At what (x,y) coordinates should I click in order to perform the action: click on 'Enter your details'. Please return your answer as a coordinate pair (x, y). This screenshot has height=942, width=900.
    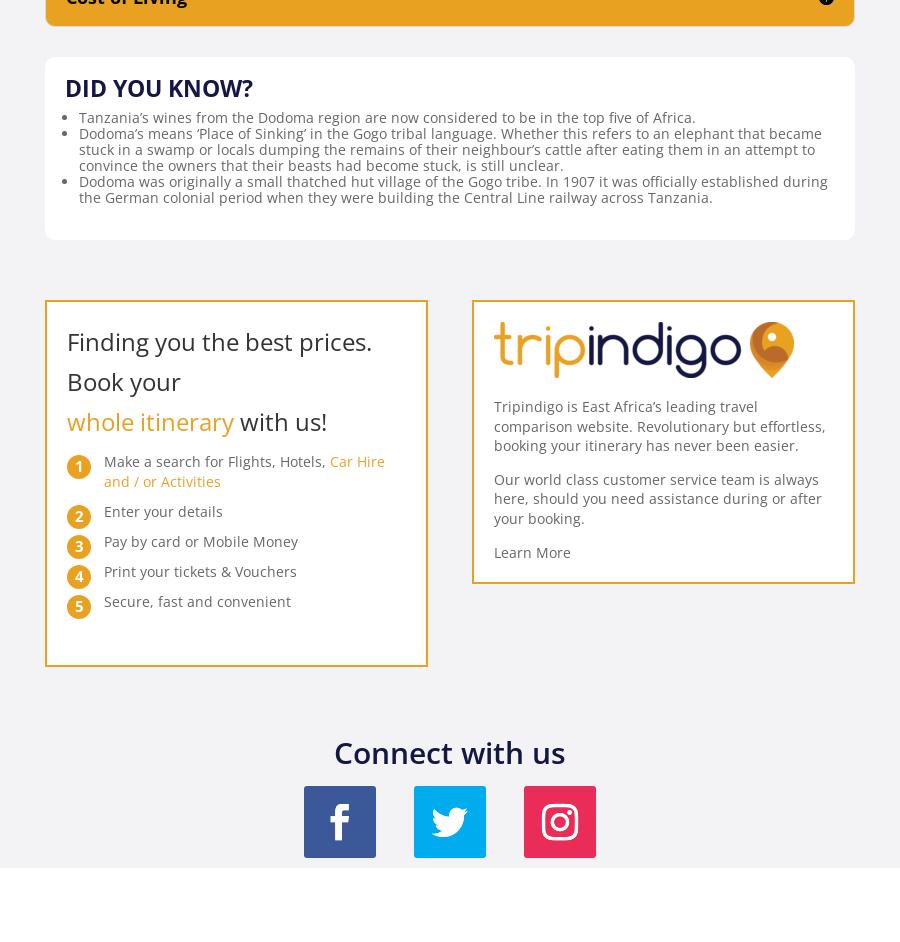
    Looking at the image, I should click on (163, 511).